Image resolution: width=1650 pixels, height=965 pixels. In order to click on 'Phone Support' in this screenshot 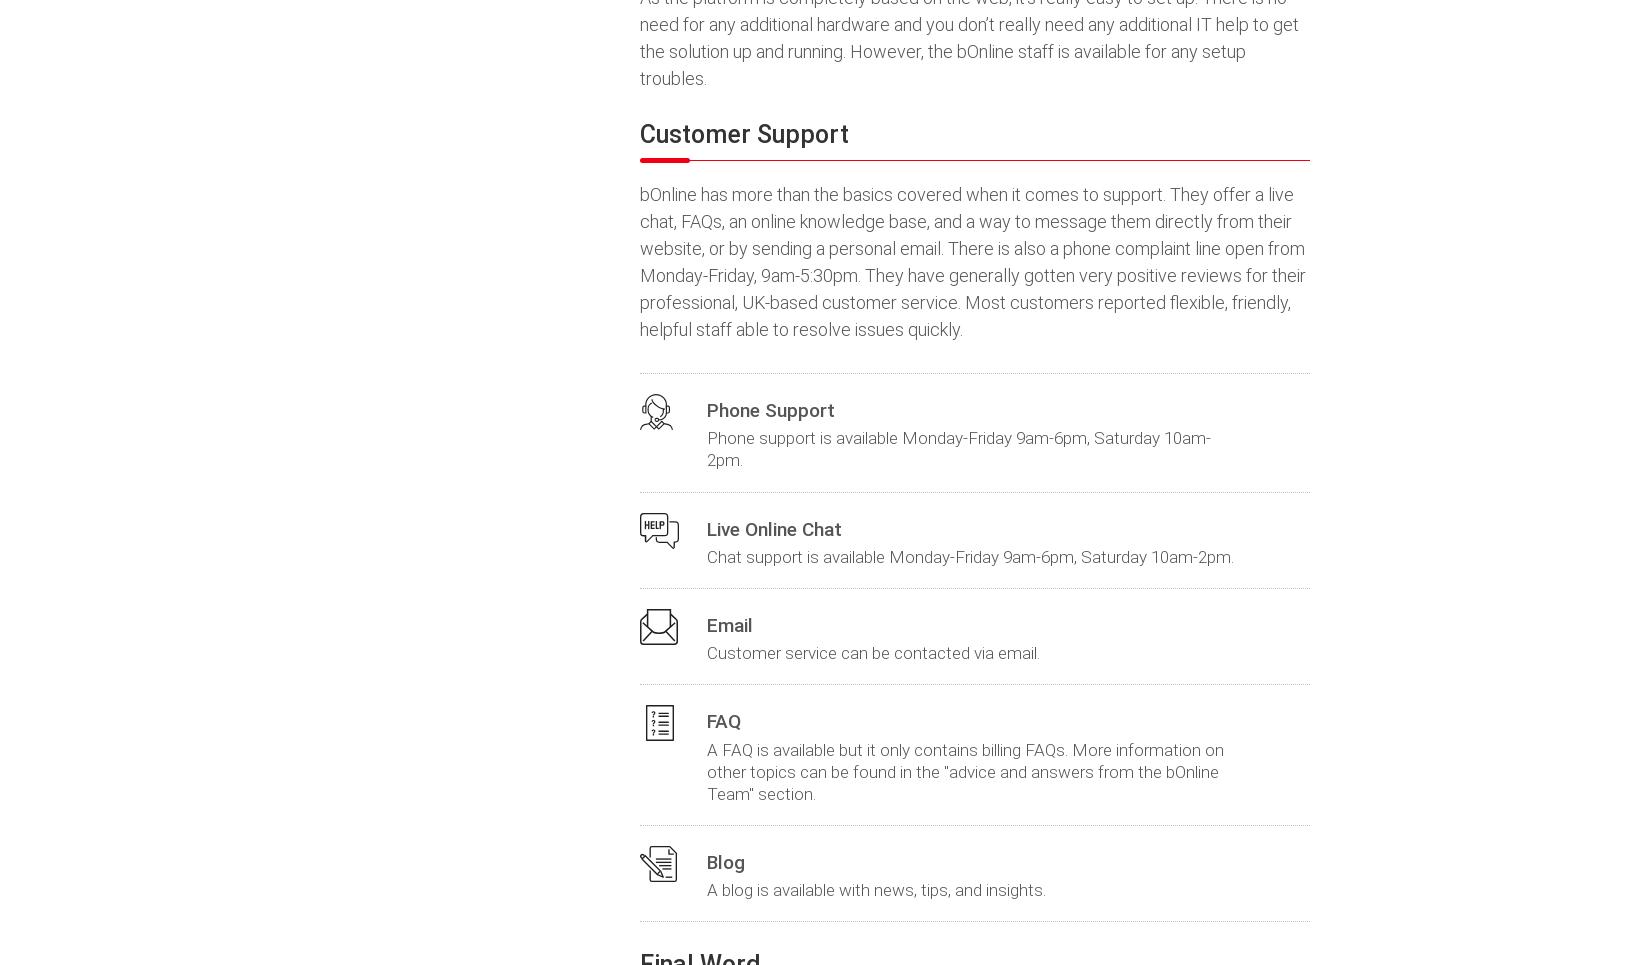, I will do `click(770, 410)`.